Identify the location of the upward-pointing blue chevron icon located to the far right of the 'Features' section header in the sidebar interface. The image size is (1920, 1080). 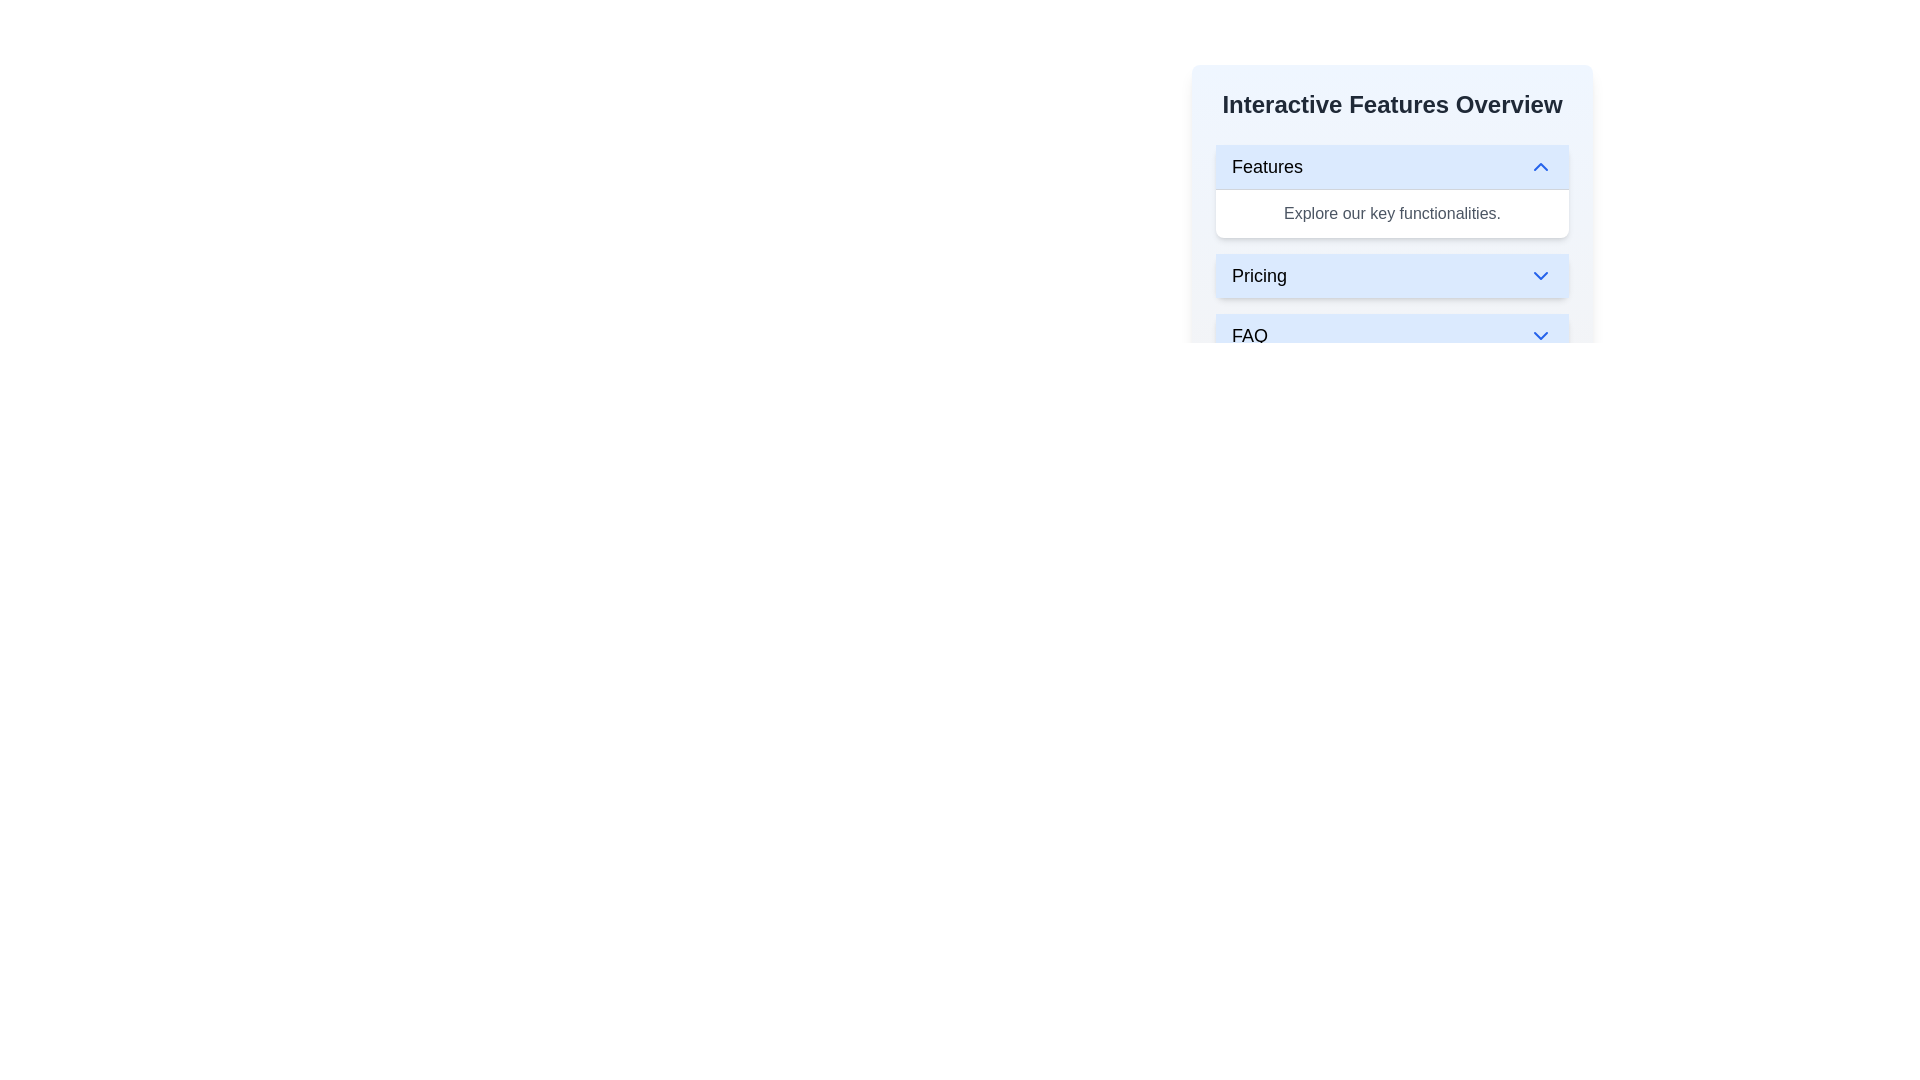
(1539, 165).